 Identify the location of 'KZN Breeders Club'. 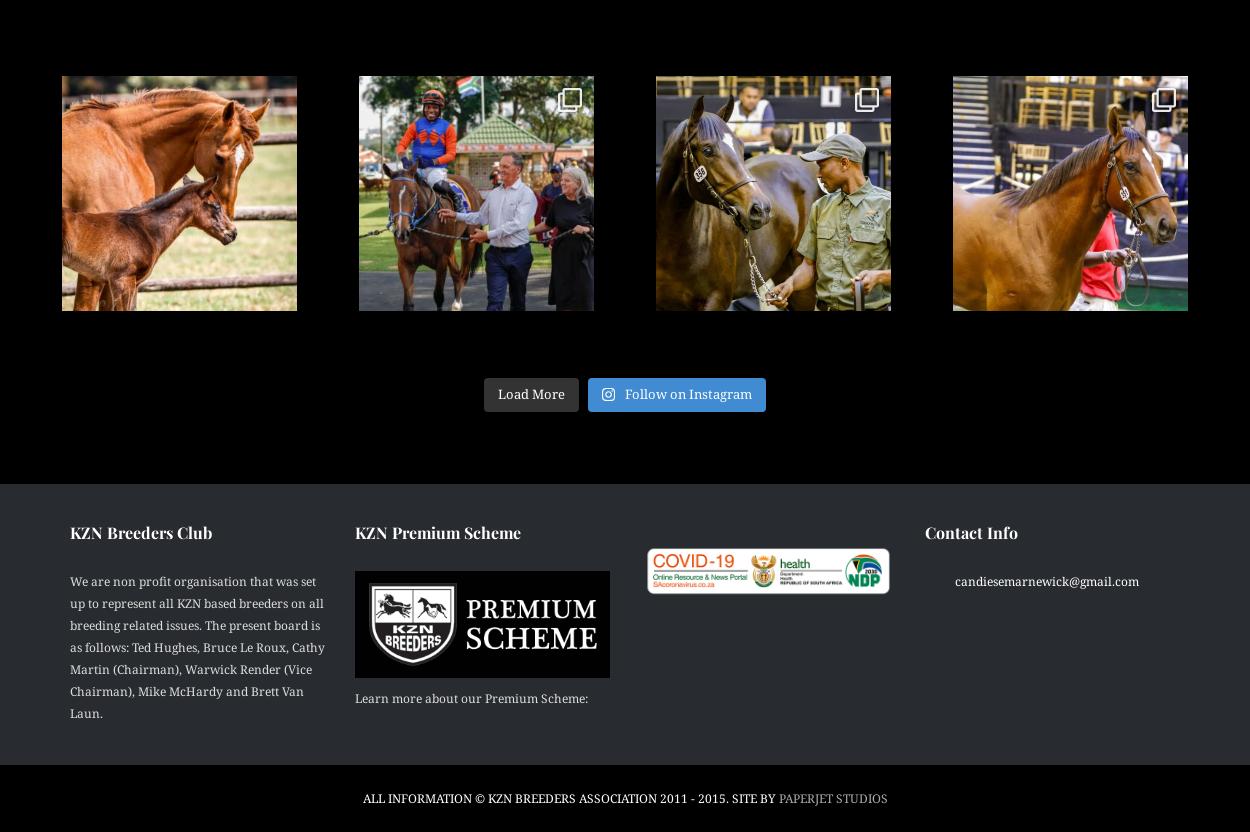
(141, 531).